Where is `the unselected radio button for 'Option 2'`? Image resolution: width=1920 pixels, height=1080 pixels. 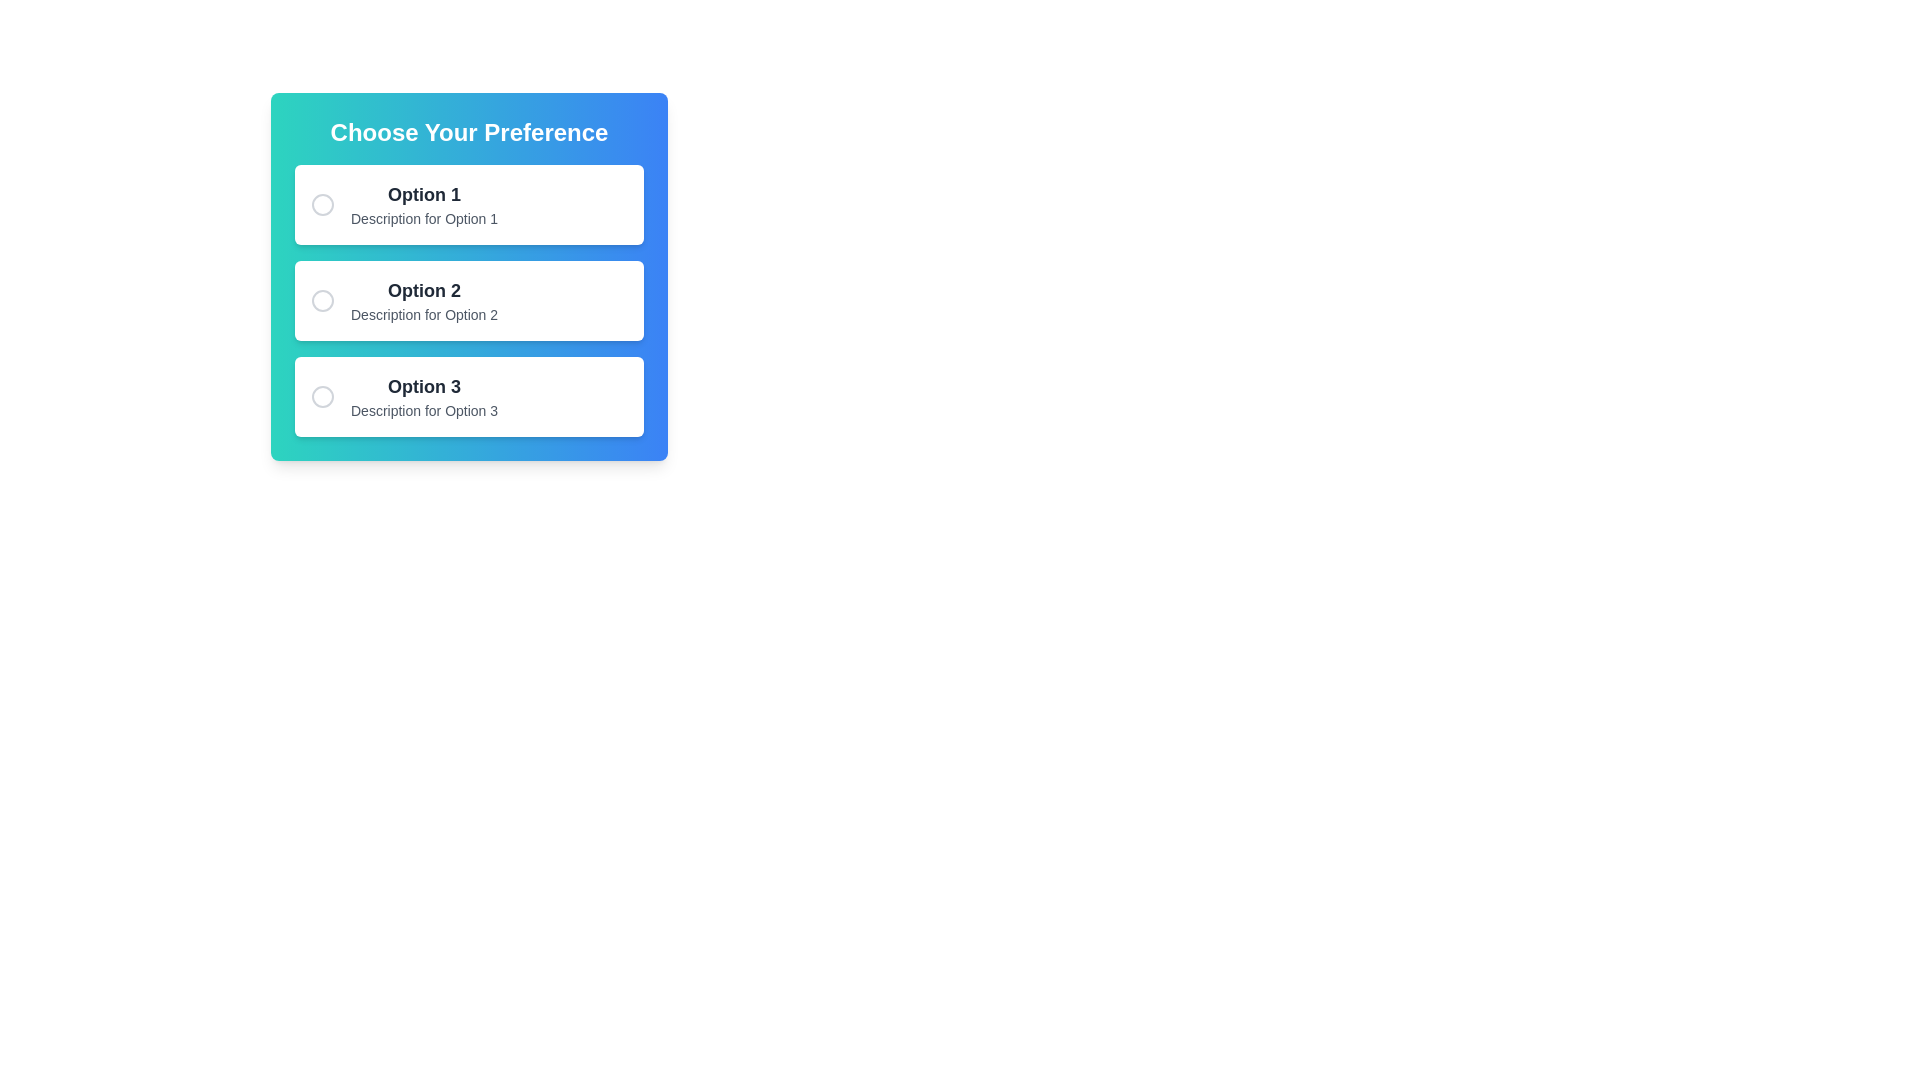
the unselected radio button for 'Option 2' is located at coordinates (322, 300).